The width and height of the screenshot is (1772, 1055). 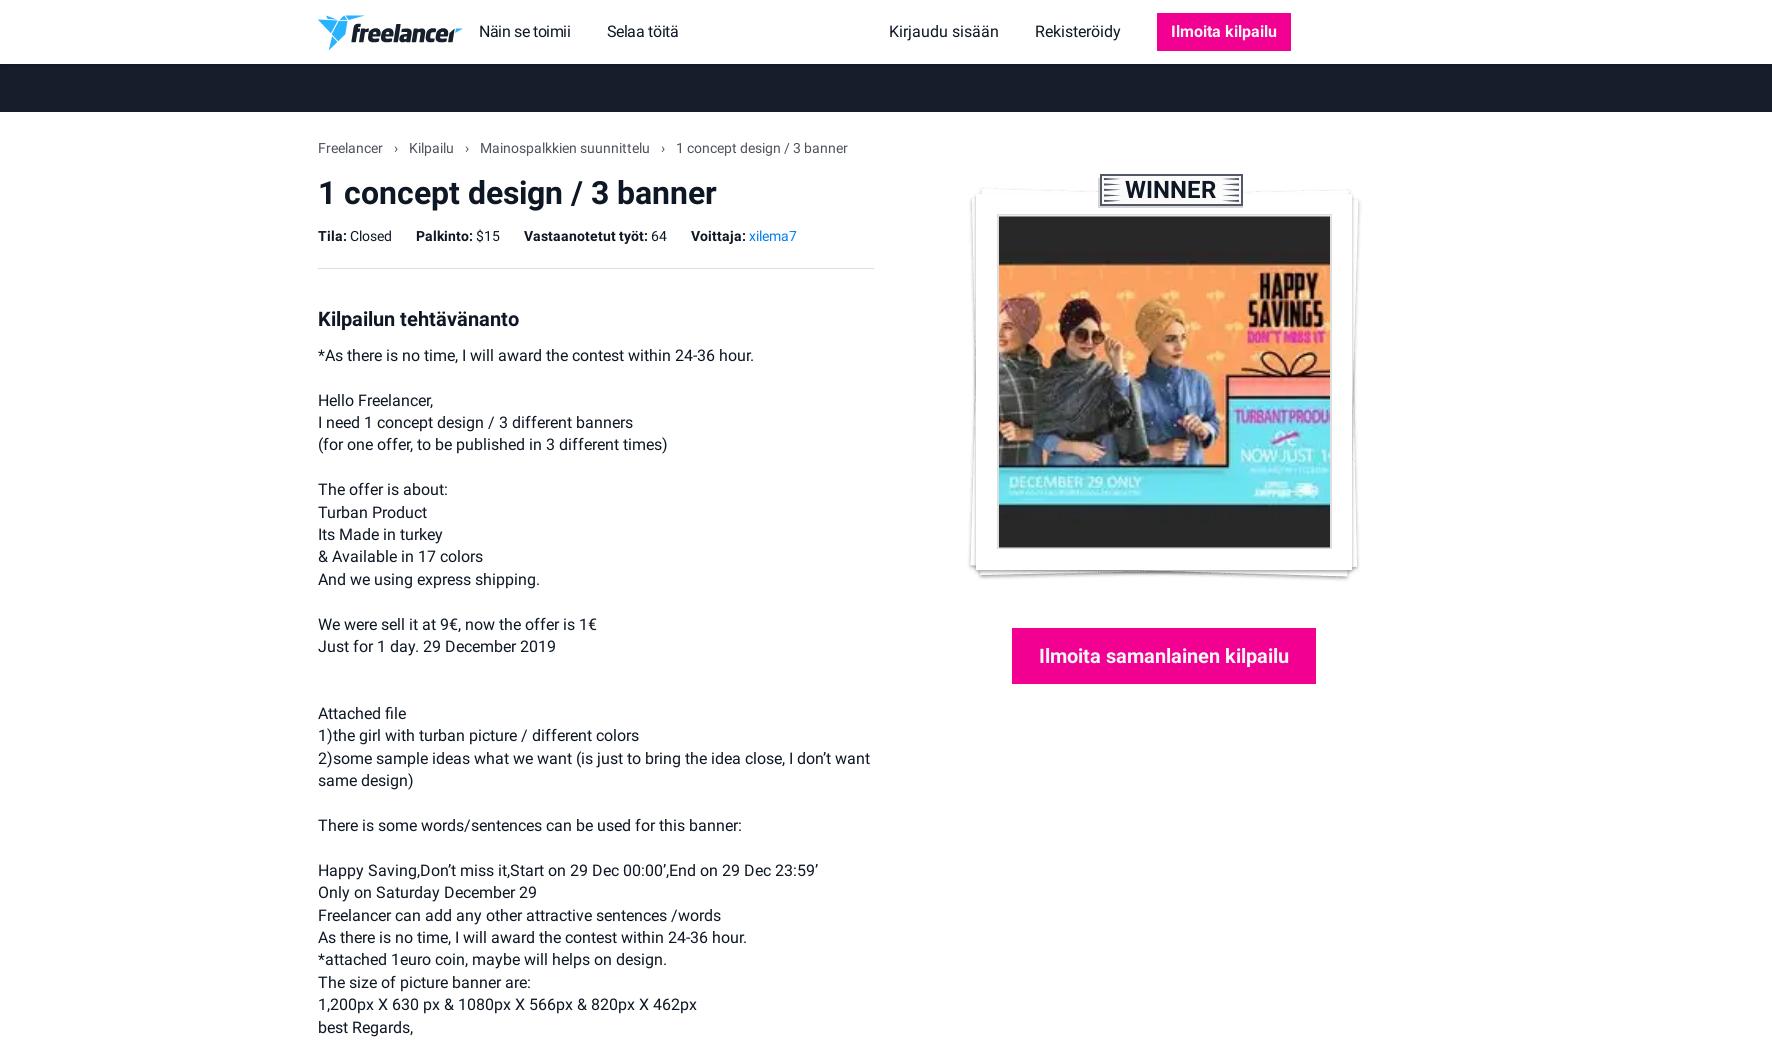 What do you see at coordinates (317, 767) in the screenshot?
I see `'2)some sample ideas what we want (is just to bring the idea close, I don’t want same design)'` at bounding box center [317, 767].